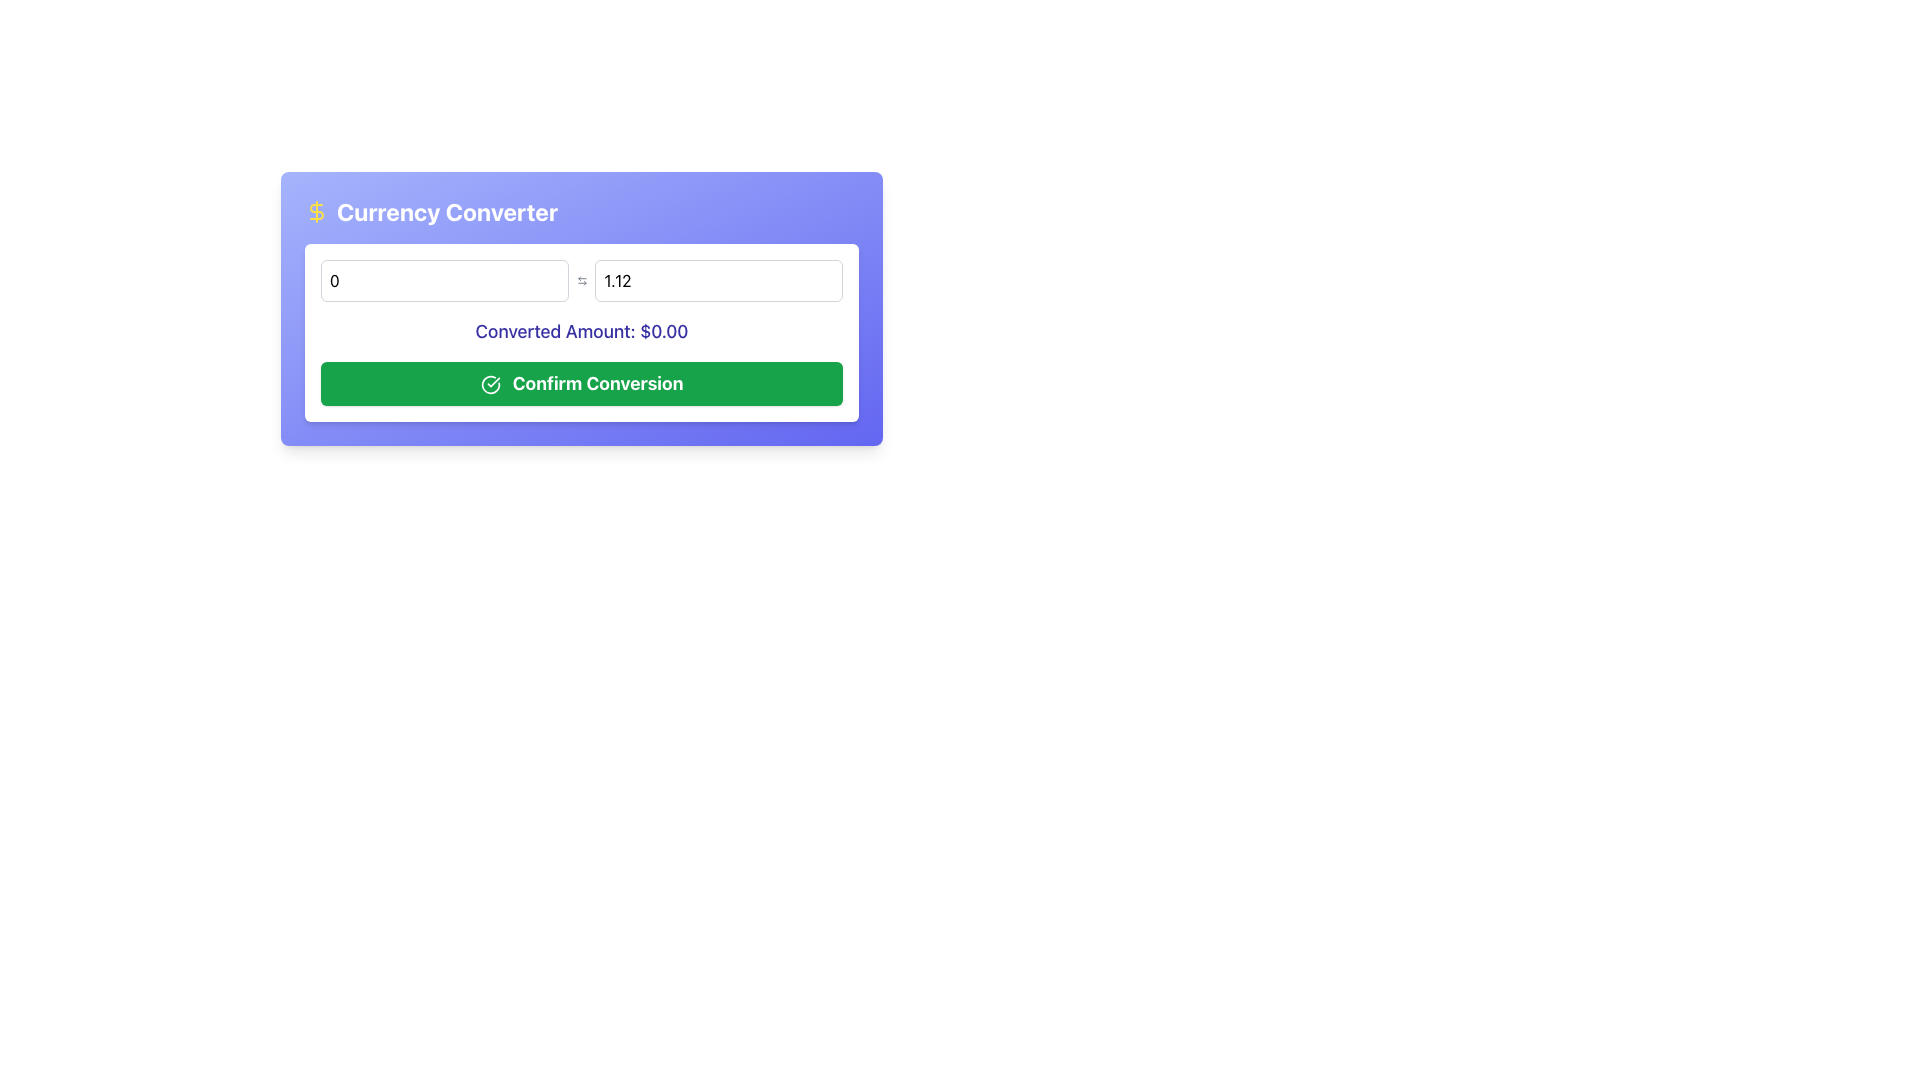 This screenshot has width=1920, height=1080. I want to click on the green confirmation button labeled 'Confirm Conversion' which contains the circular-check icon as part of its design, so click(490, 385).